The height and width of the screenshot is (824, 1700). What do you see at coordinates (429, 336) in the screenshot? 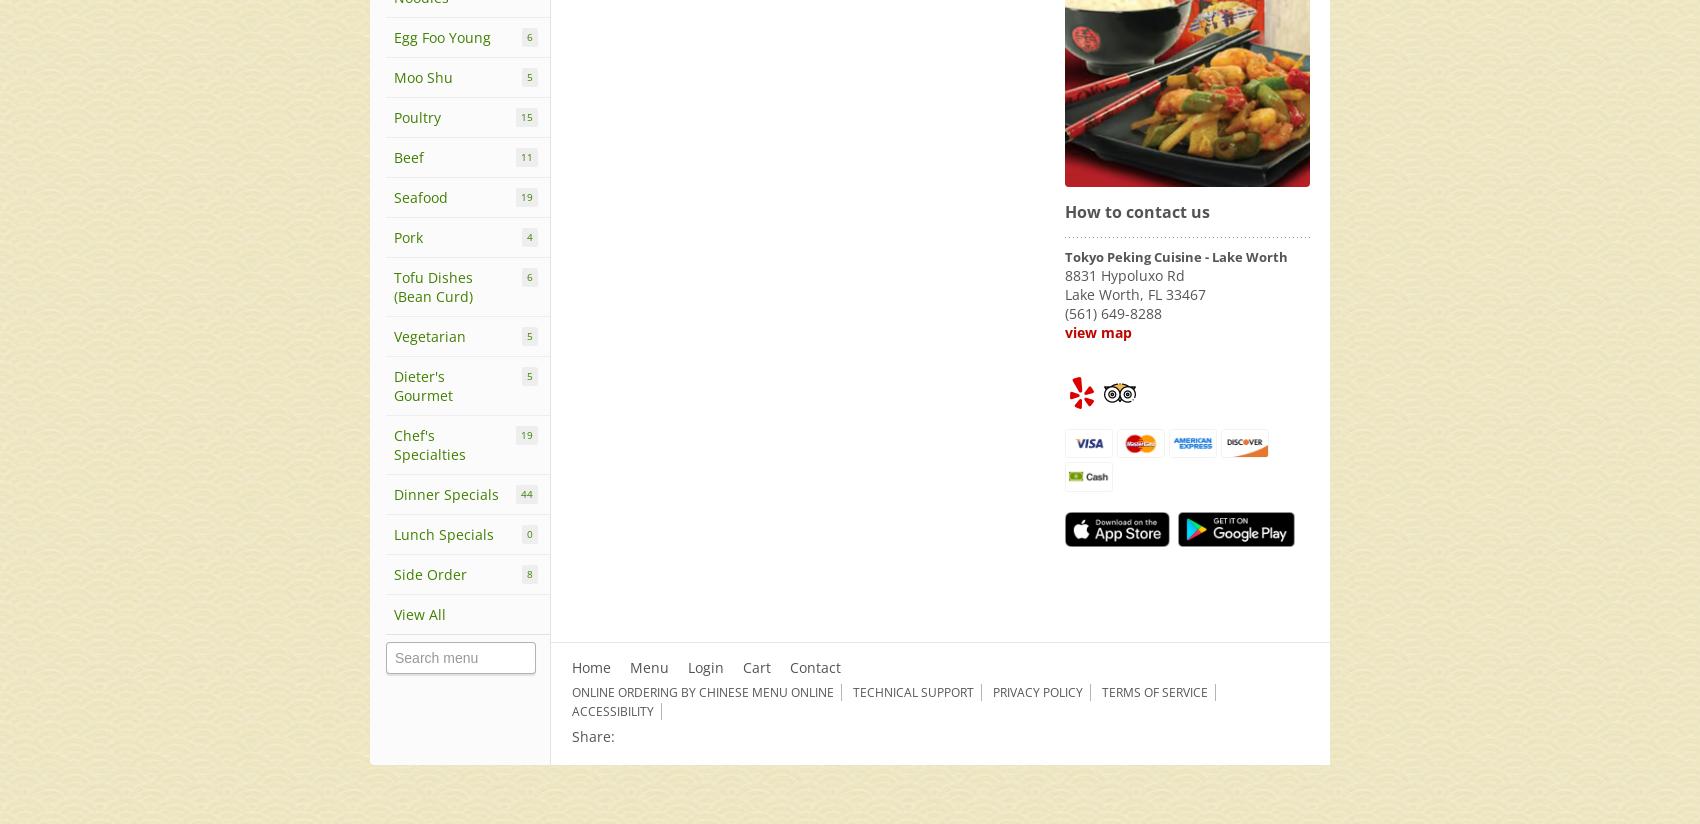
I see `'Vegetarian'` at bounding box center [429, 336].